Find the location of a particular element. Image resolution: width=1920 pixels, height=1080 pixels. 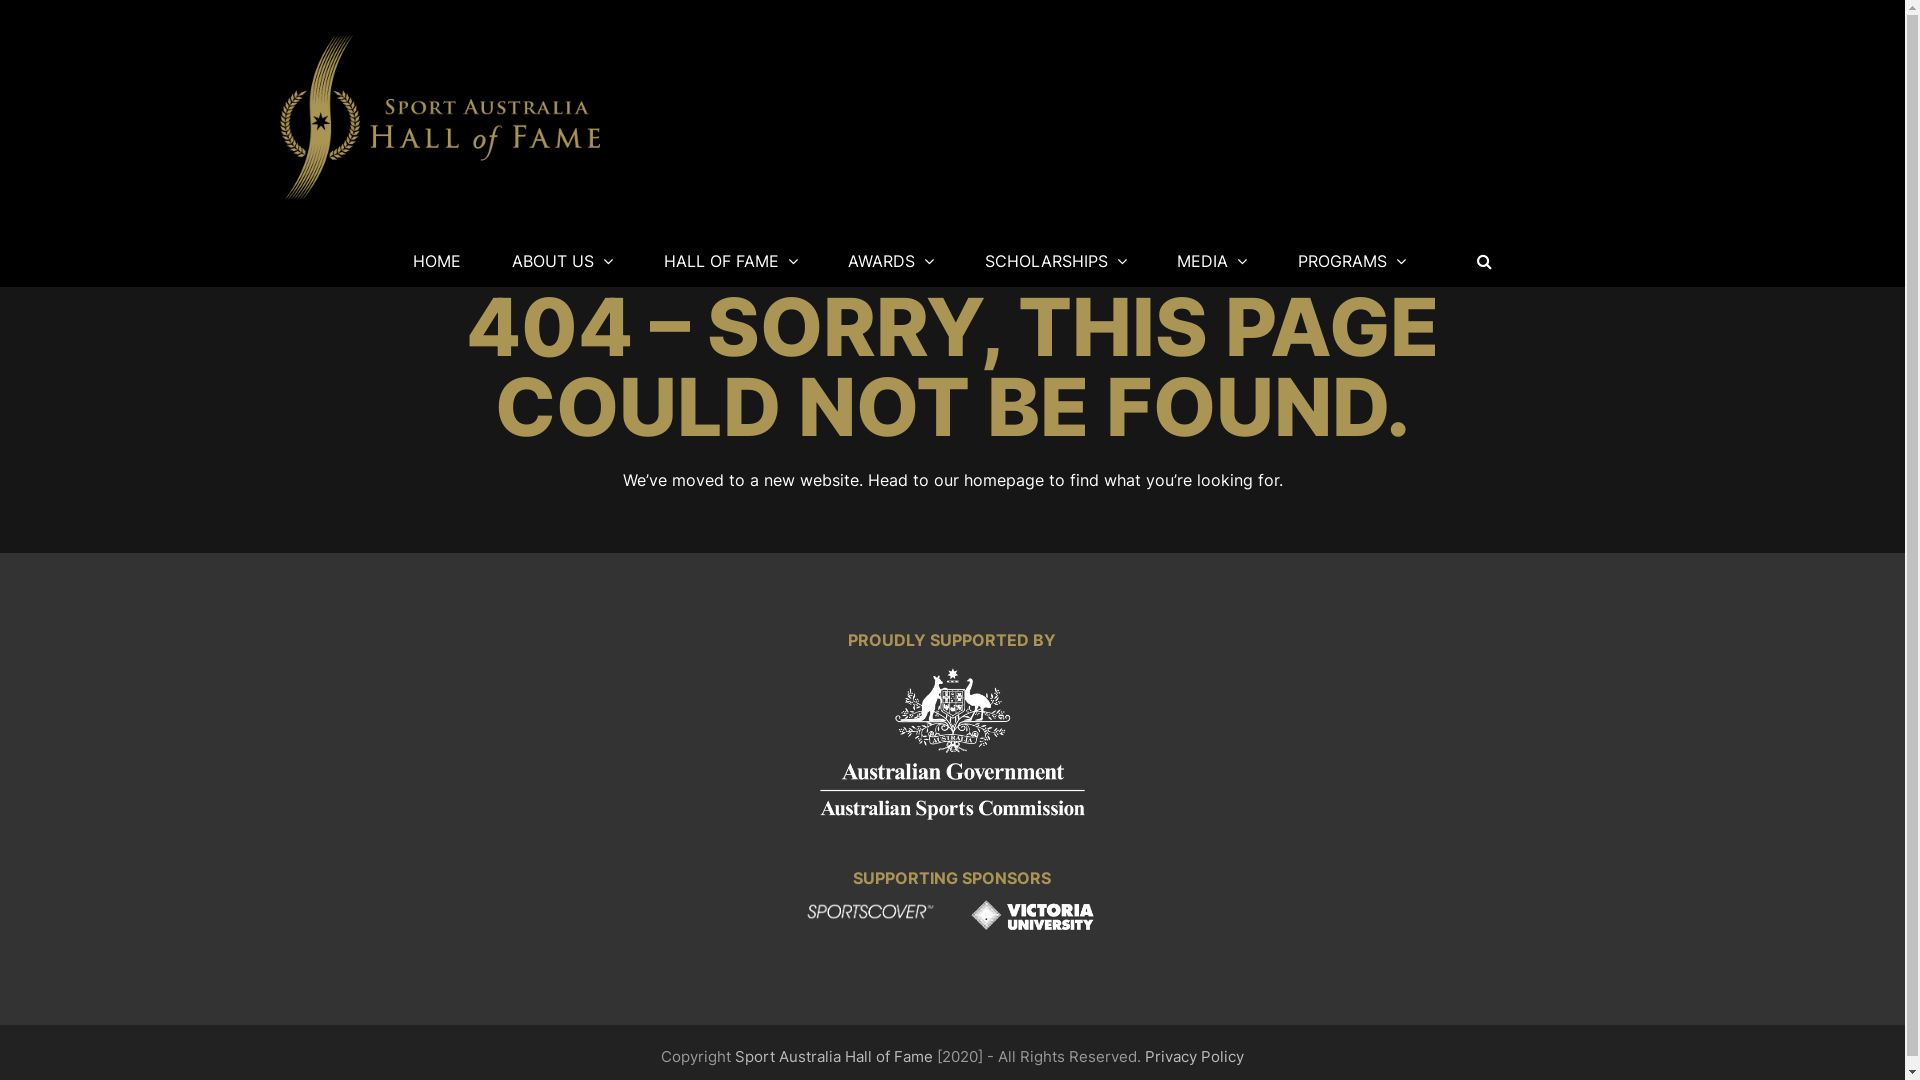

'HALL OF FAME' is located at coordinates (729, 260).